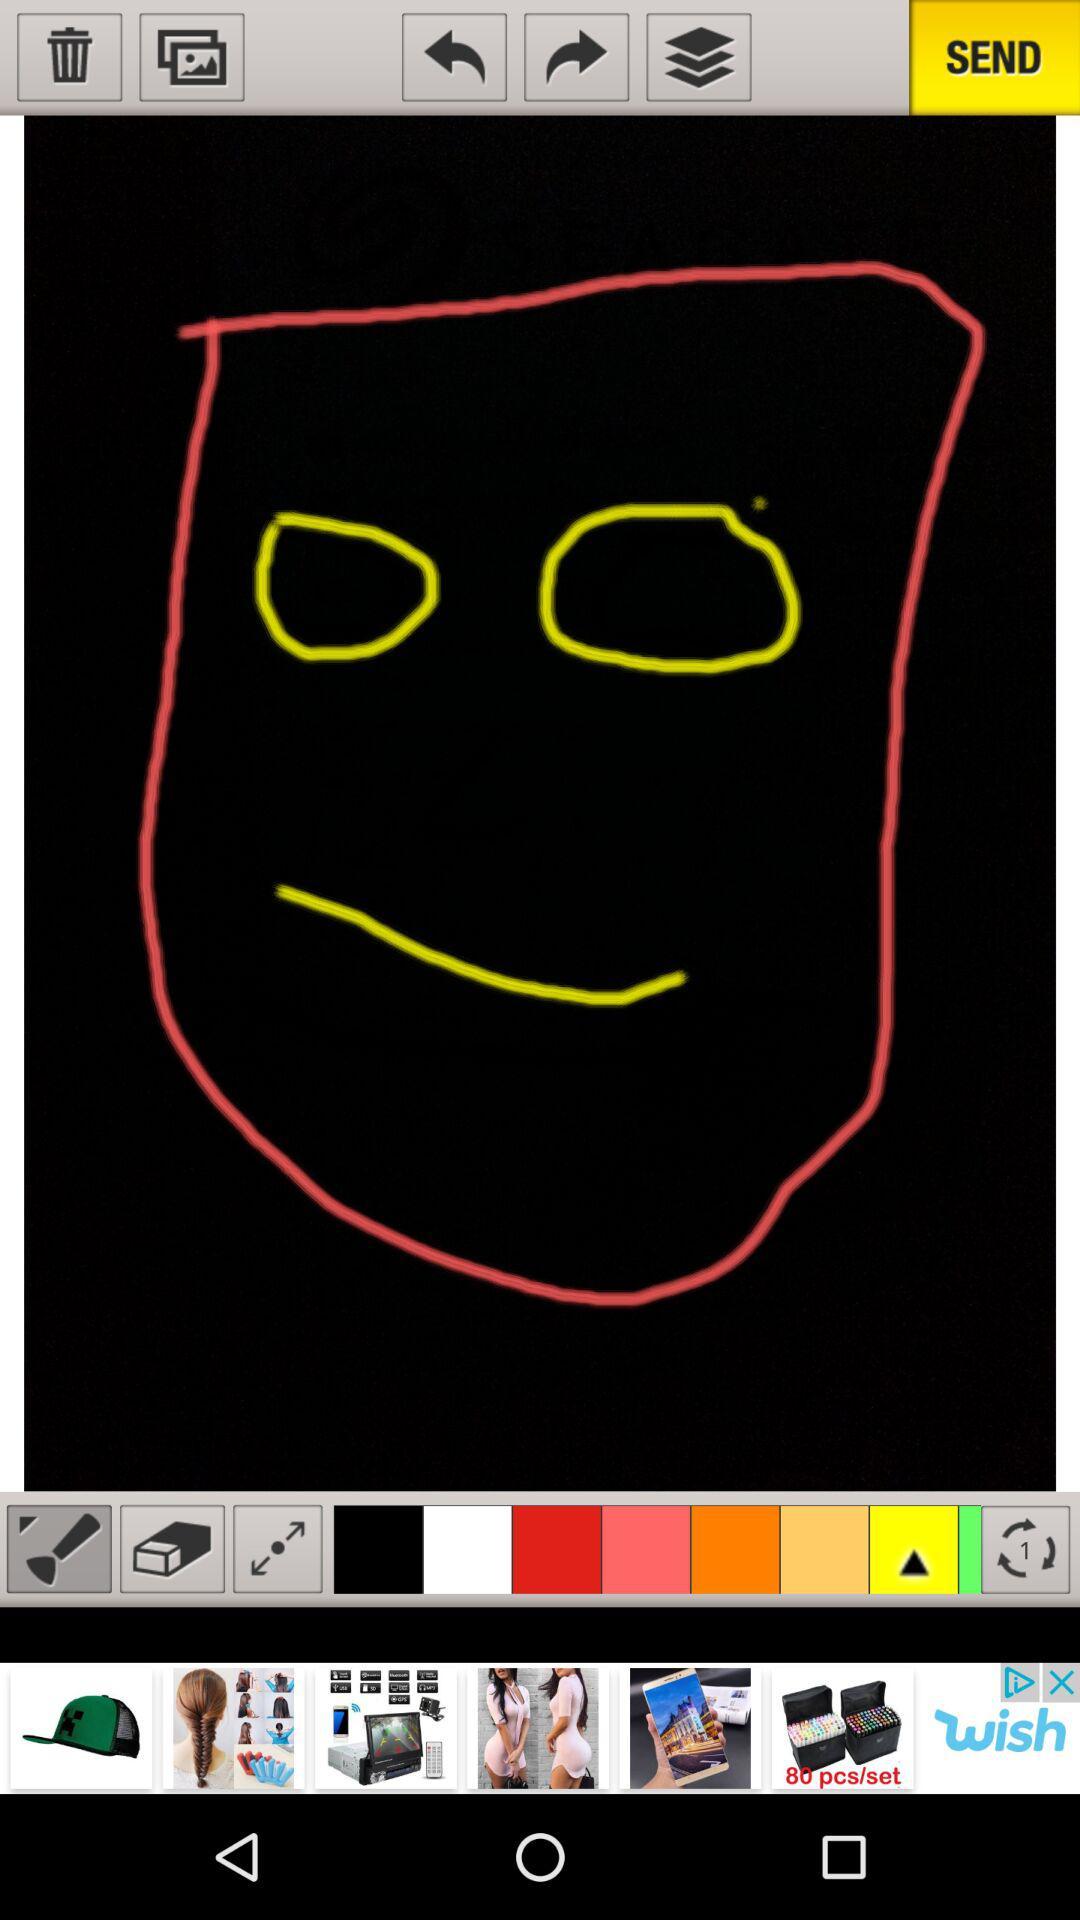  Describe the element at coordinates (192, 57) in the screenshot. I see `send image` at that location.